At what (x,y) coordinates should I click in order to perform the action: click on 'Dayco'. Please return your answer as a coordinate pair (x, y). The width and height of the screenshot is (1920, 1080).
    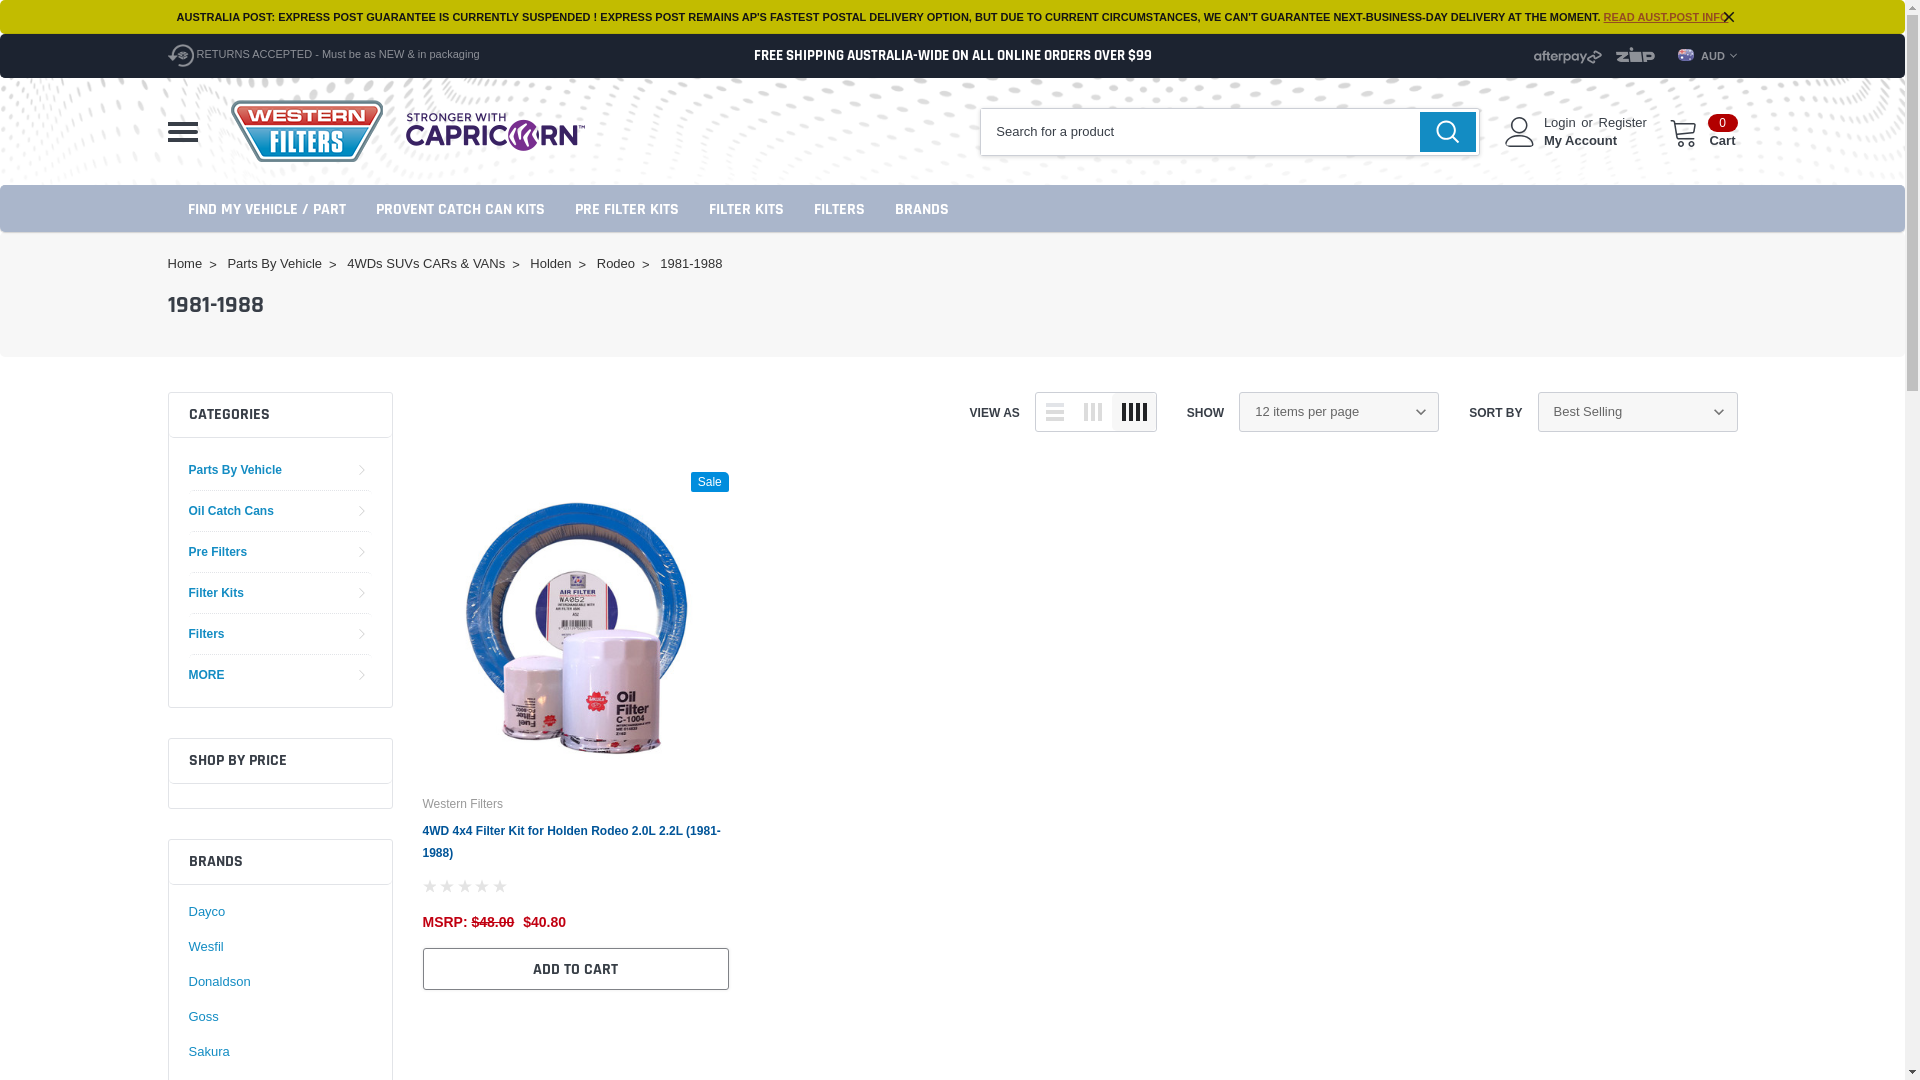
    Looking at the image, I should click on (206, 910).